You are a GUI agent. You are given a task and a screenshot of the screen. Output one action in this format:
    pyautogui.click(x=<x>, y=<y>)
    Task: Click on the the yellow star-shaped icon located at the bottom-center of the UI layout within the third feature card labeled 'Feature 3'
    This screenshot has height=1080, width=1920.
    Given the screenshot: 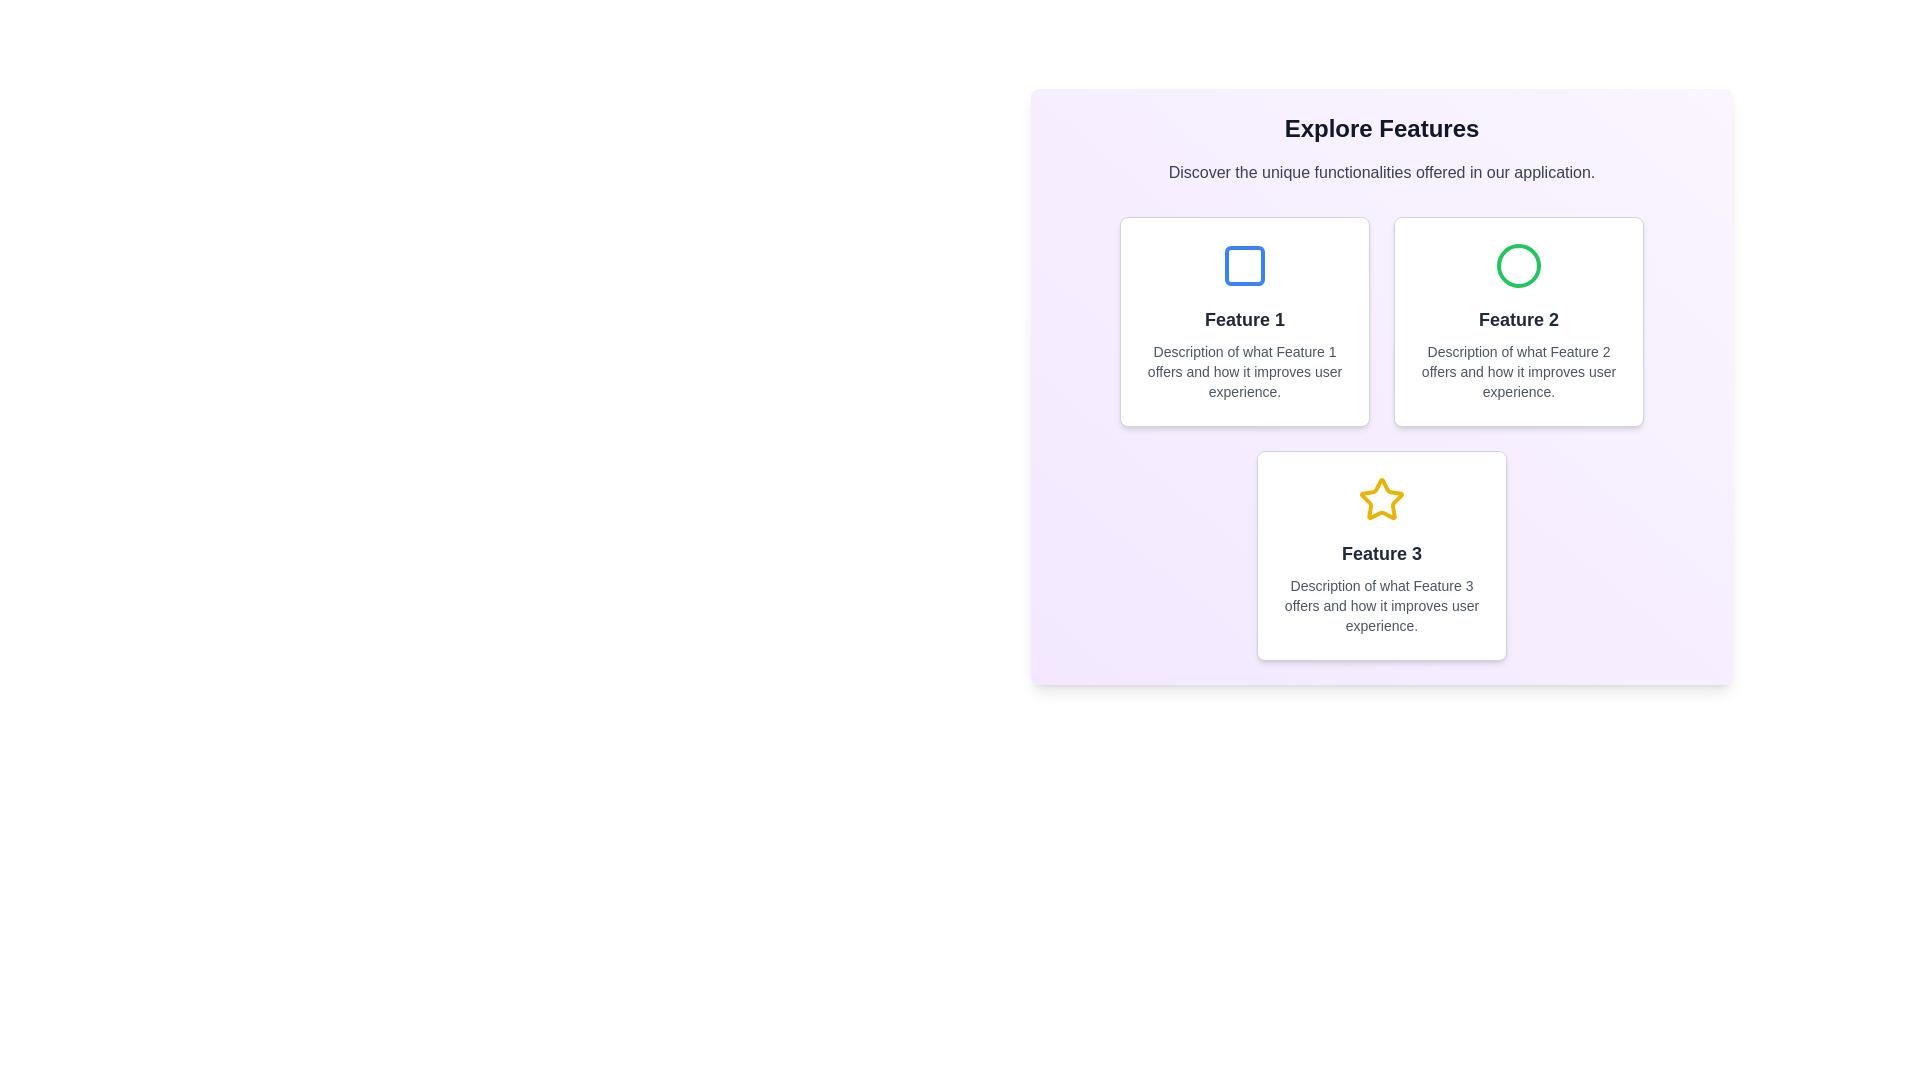 What is the action you would take?
    pyautogui.click(x=1381, y=498)
    